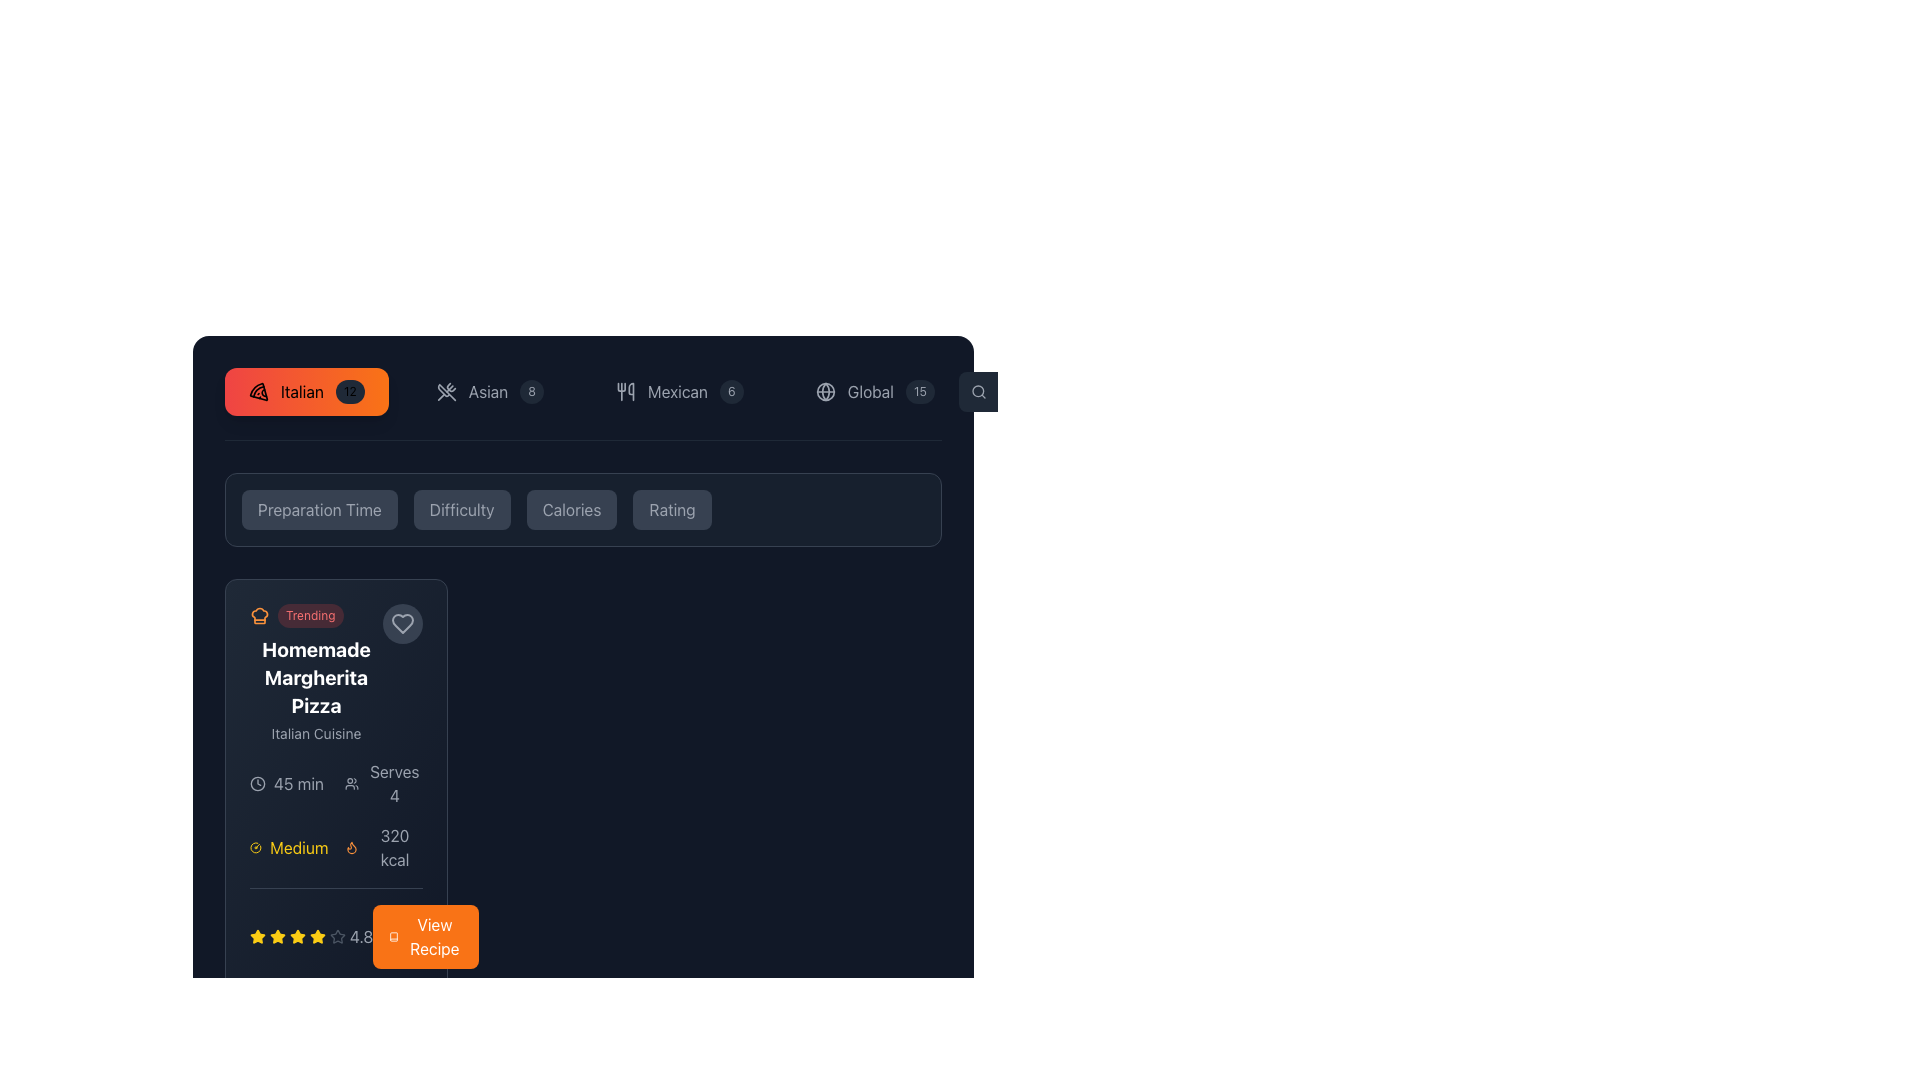 The height and width of the screenshot is (1080, 1920). I want to click on the text label styled as a badge displaying the number '6', which is located to the right of the 'Mexican' category button in the navigation bar, so click(730, 392).